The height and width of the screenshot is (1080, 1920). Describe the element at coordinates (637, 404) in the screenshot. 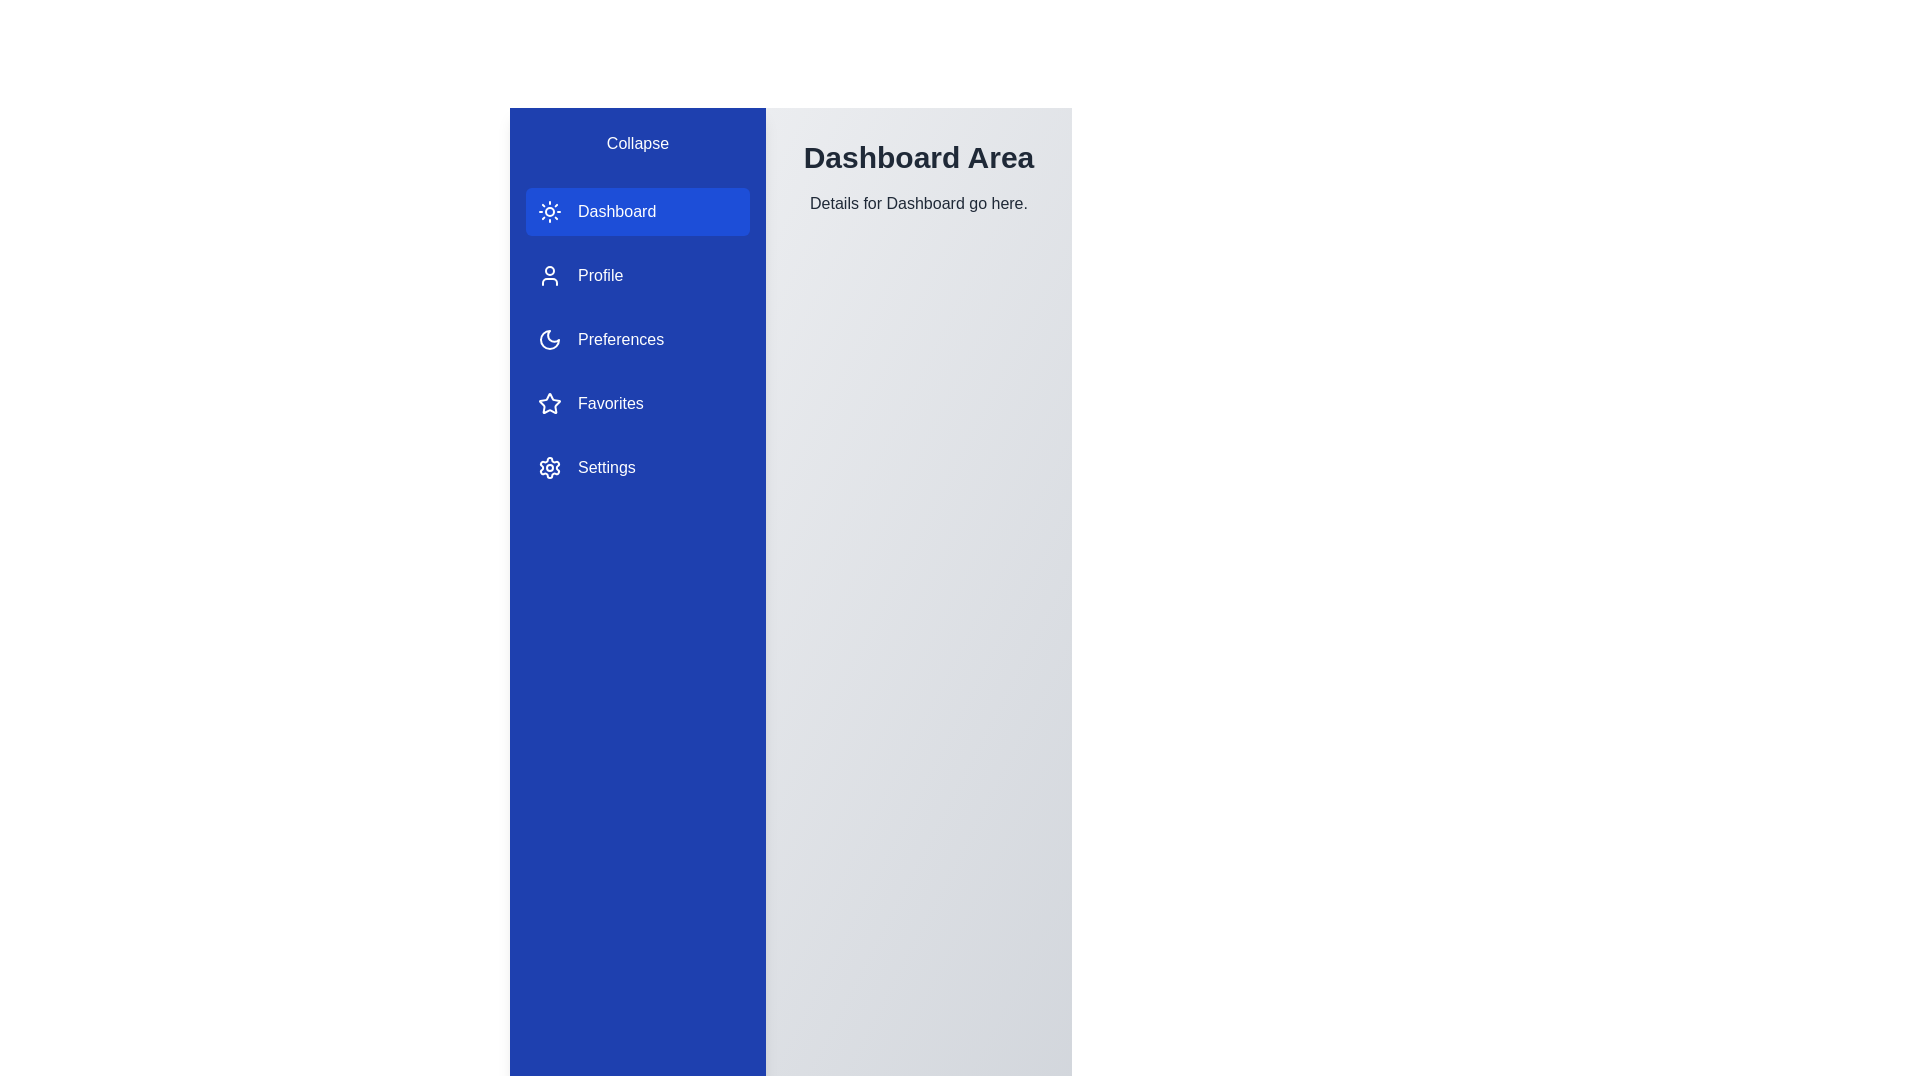

I see `the Favorites section in the sidebar to navigate to it` at that location.